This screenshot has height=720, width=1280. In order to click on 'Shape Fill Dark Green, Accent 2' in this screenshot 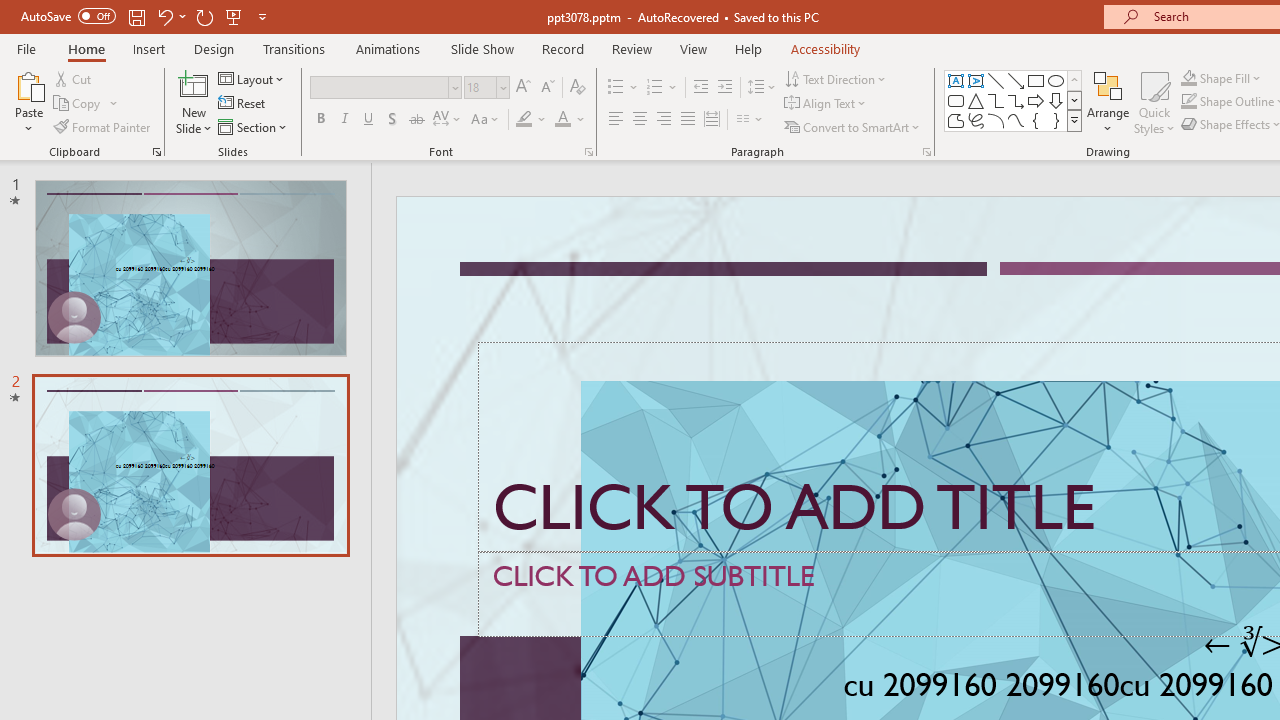, I will do `click(1189, 77)`.